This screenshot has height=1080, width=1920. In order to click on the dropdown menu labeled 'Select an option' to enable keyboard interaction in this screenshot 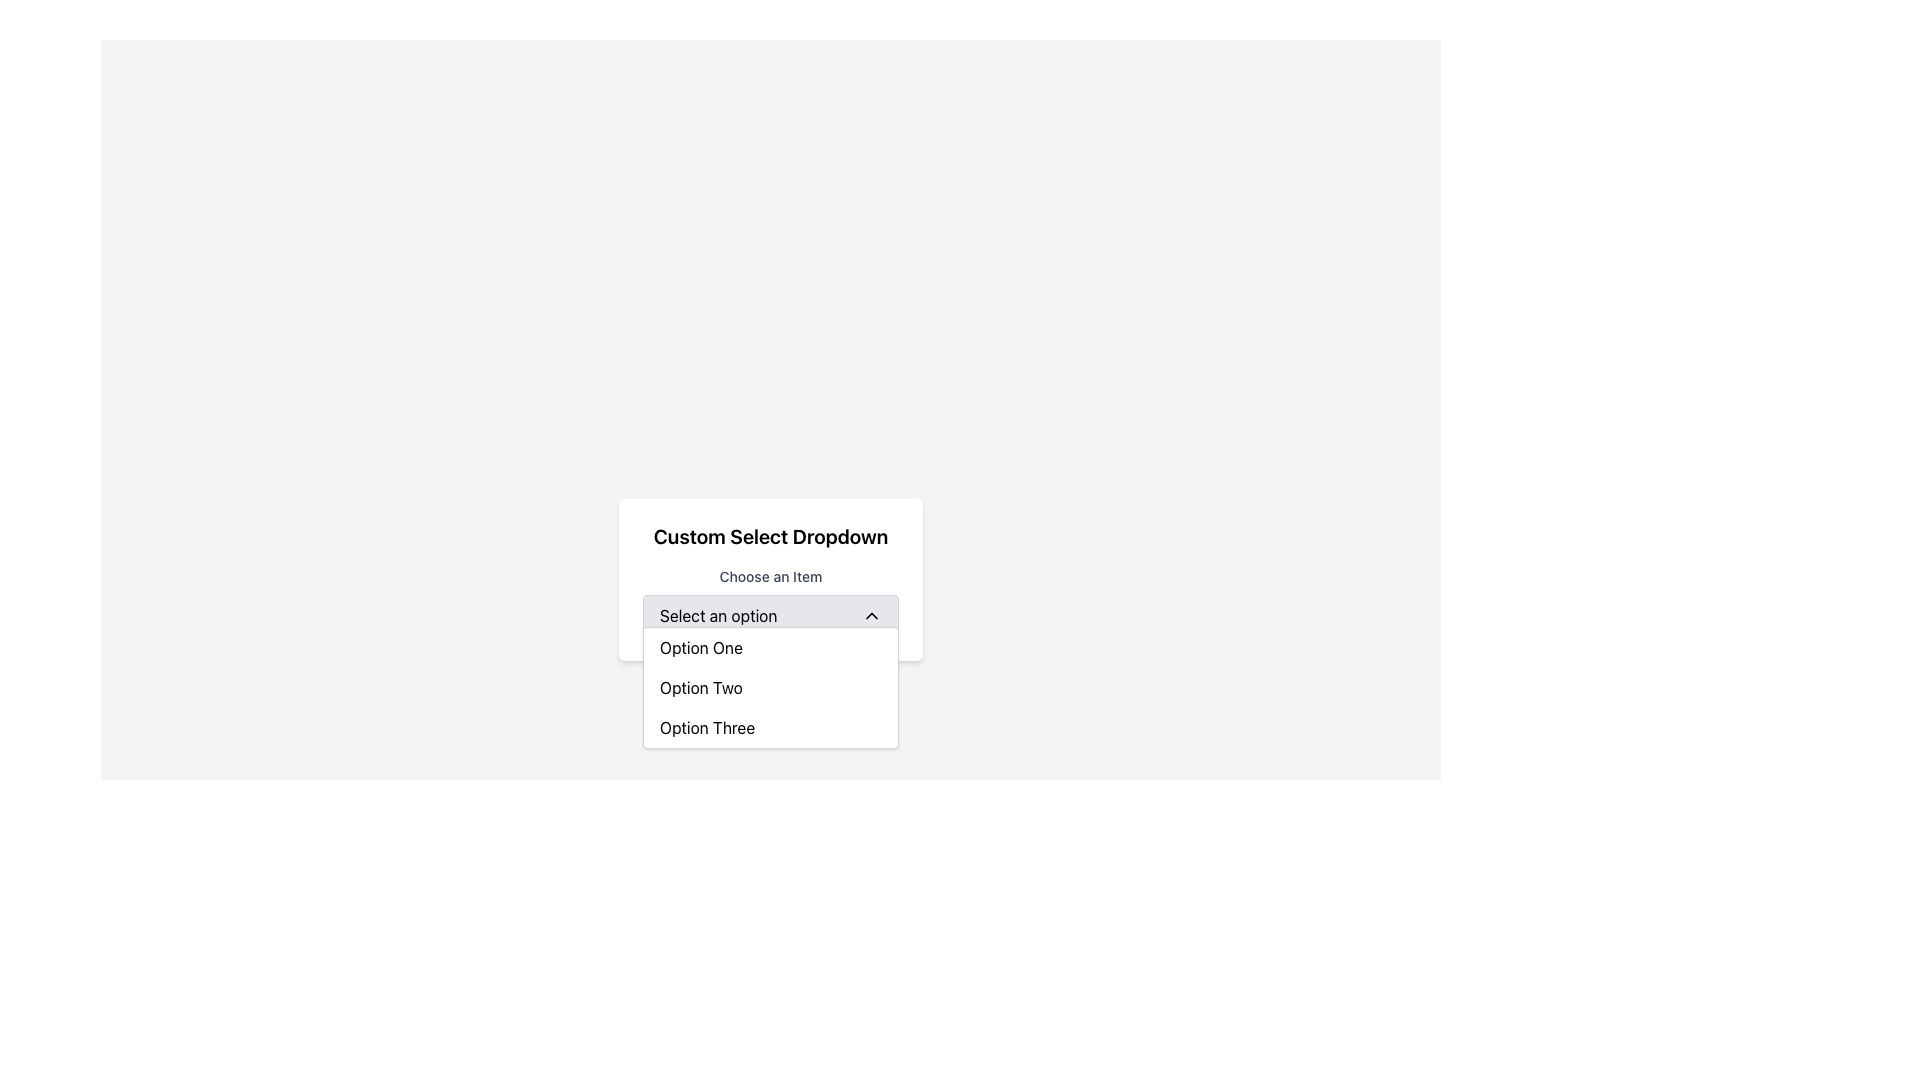, I will do `click(770, 615)`.